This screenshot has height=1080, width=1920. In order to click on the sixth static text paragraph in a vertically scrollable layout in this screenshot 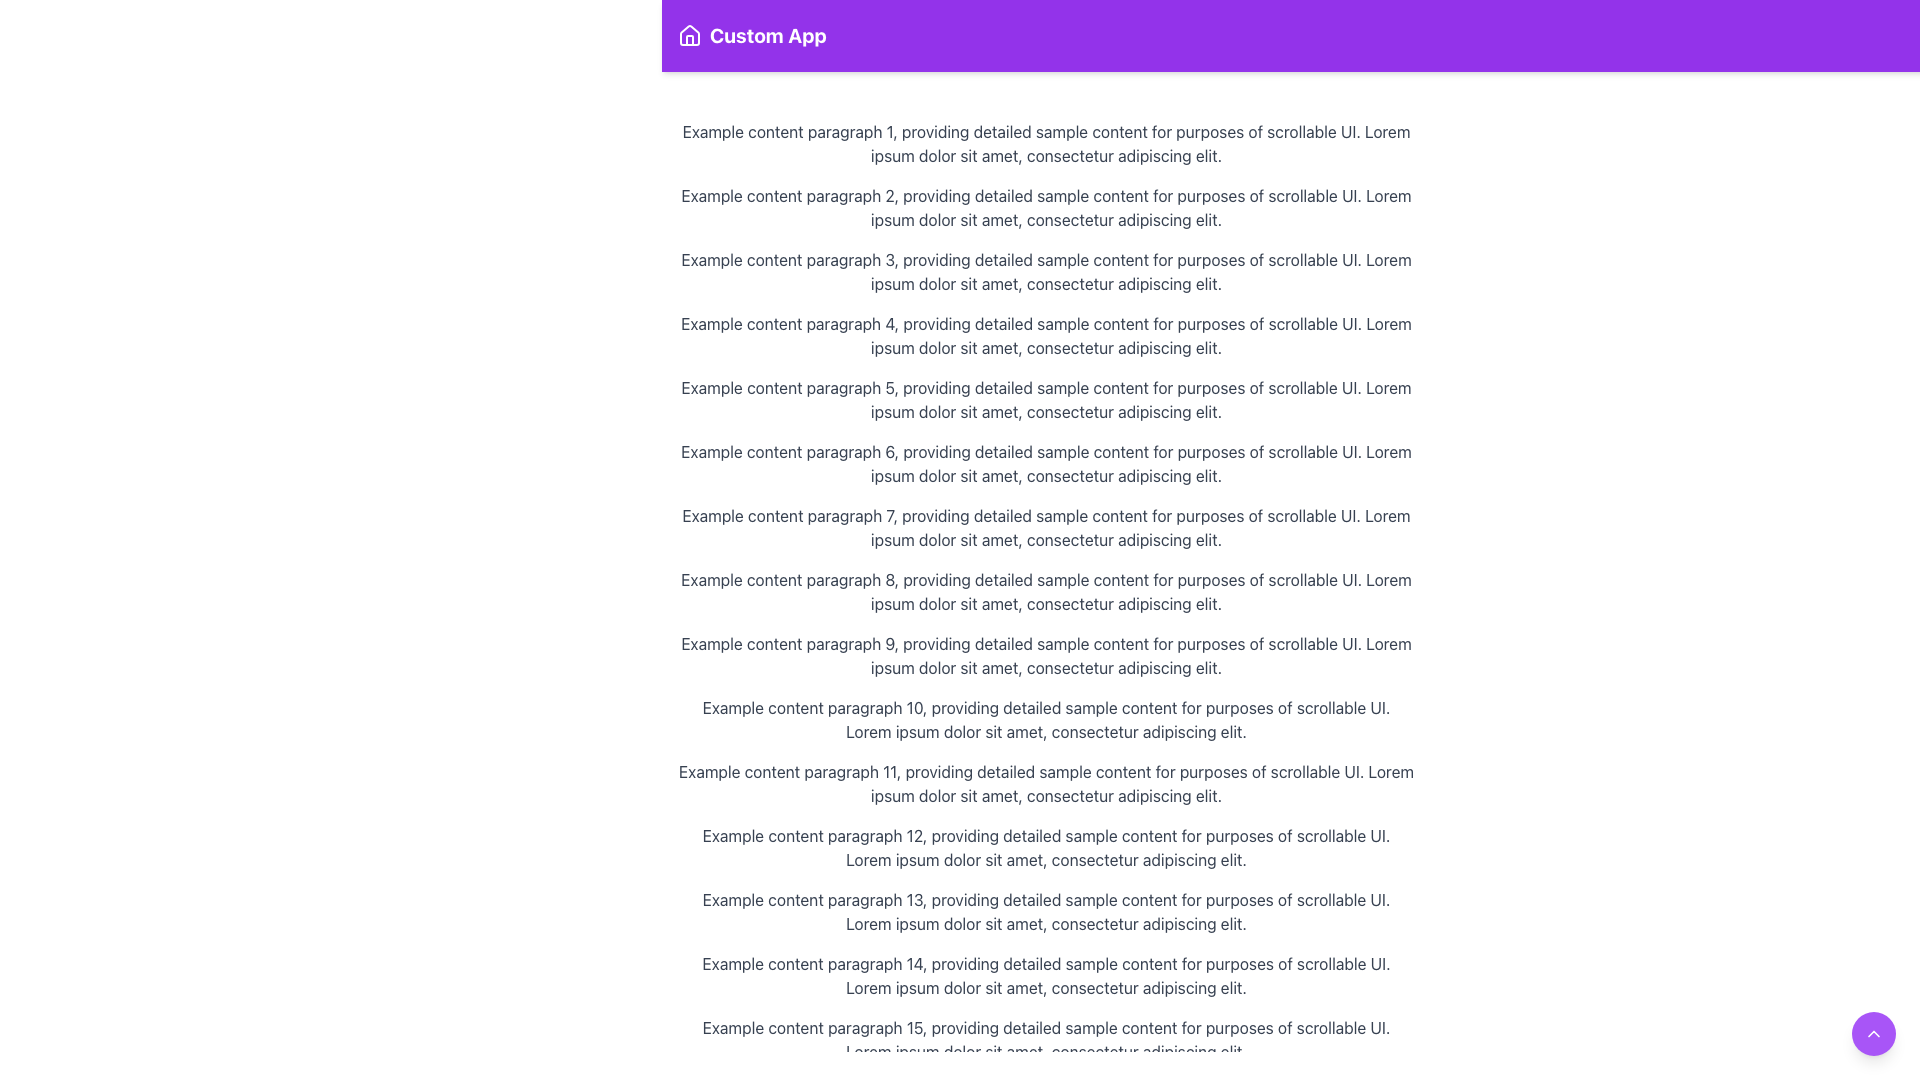, I will do `click(1045, 463)`.